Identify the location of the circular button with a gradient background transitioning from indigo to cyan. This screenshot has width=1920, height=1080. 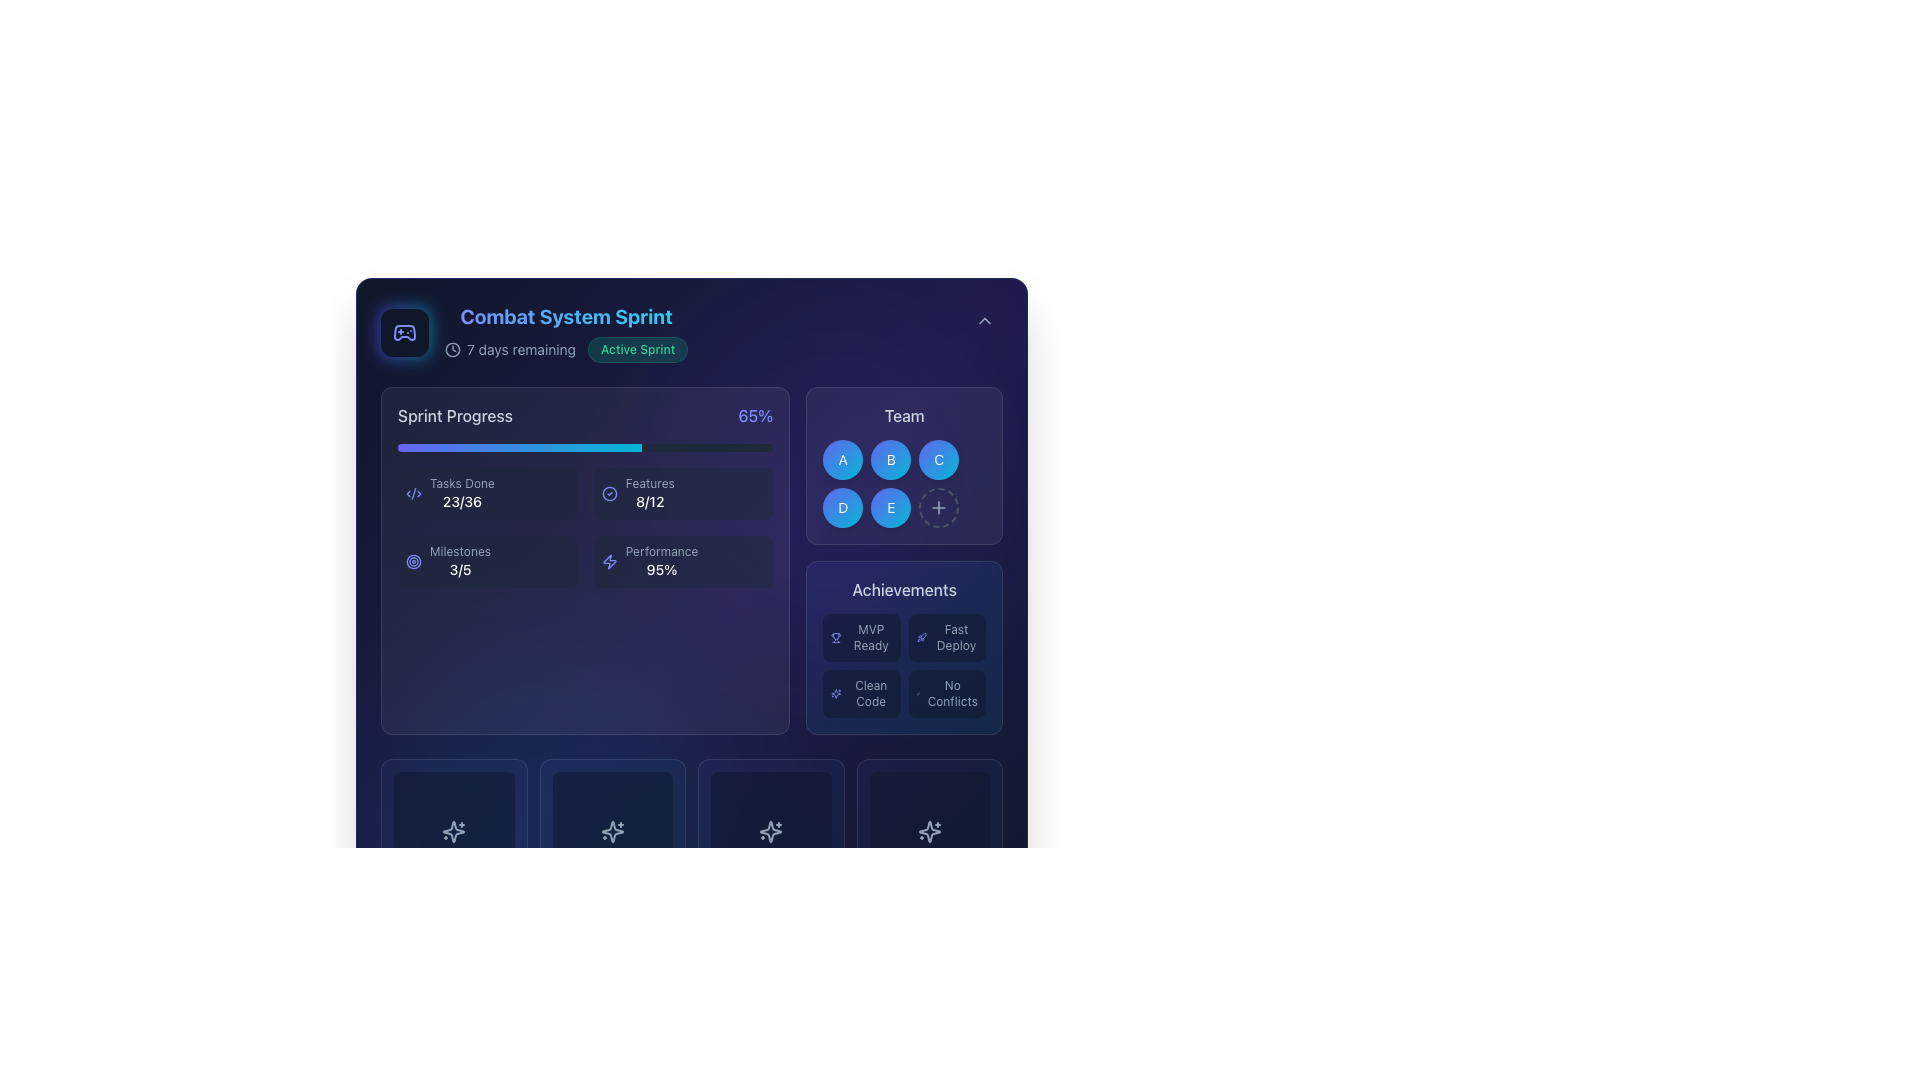
(843, 459).